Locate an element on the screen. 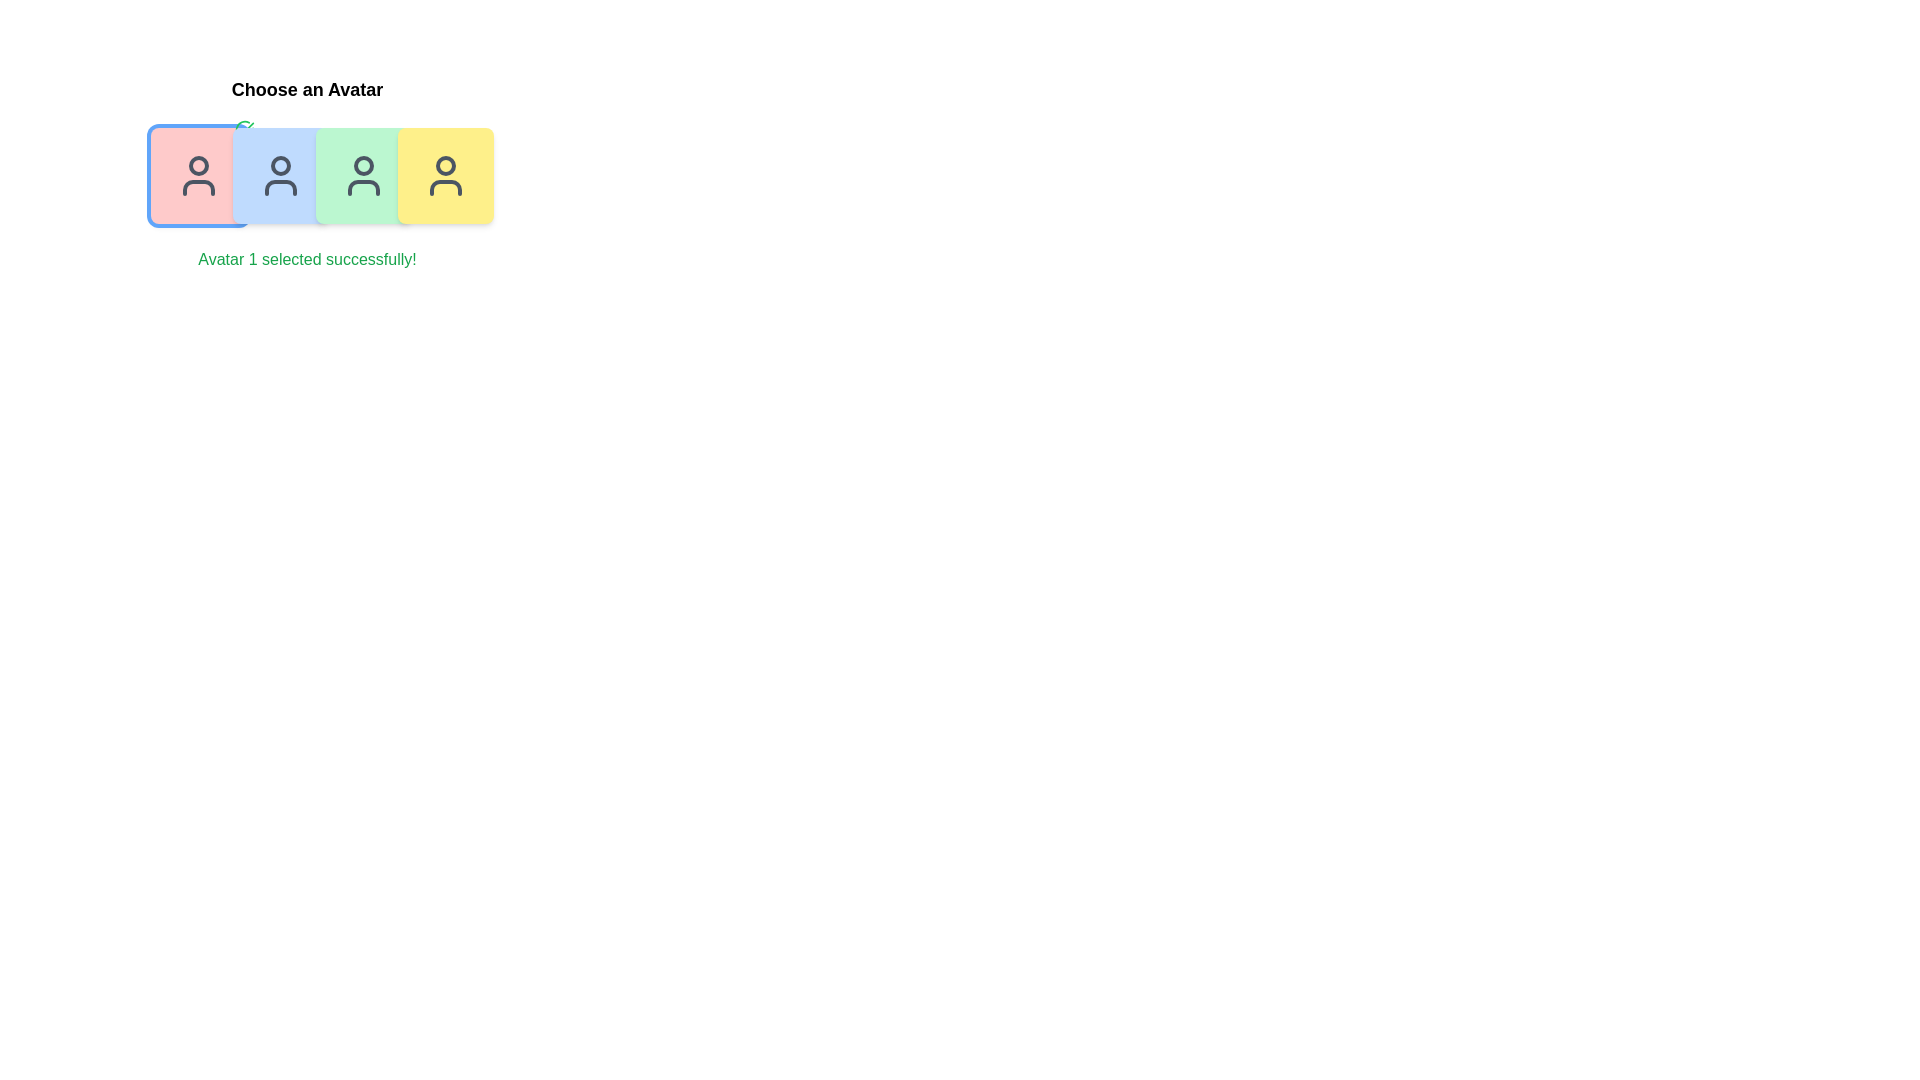 The height and width of the screenshot is (1080, 1920). the yellow square button with rounded corners, which contains a gray icon of a person is located at coordinates (444, 175).